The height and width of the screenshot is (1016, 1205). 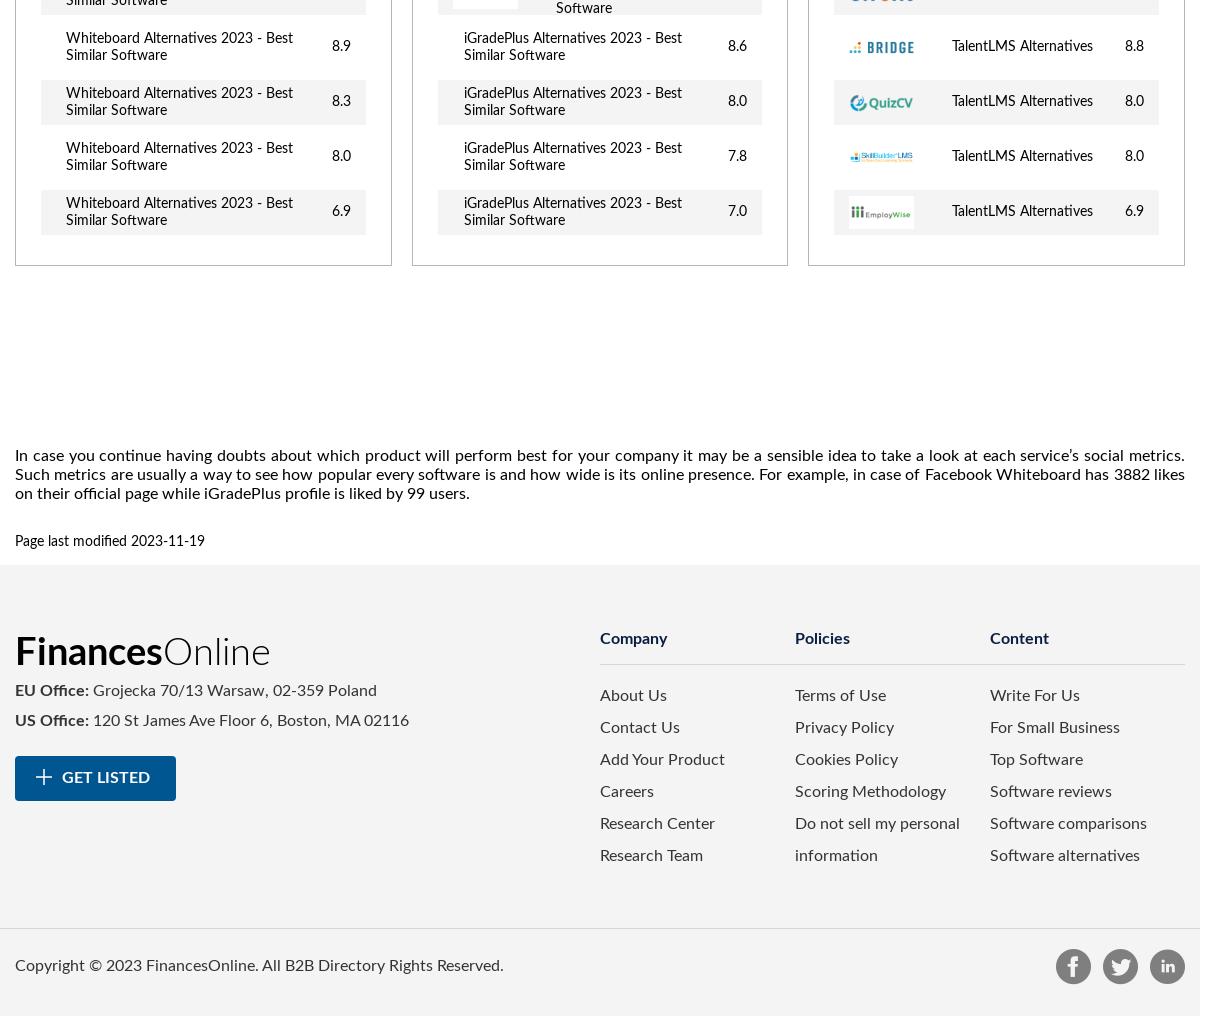 I want to click on 'Privacy Policy', so click(x=843, y=727).